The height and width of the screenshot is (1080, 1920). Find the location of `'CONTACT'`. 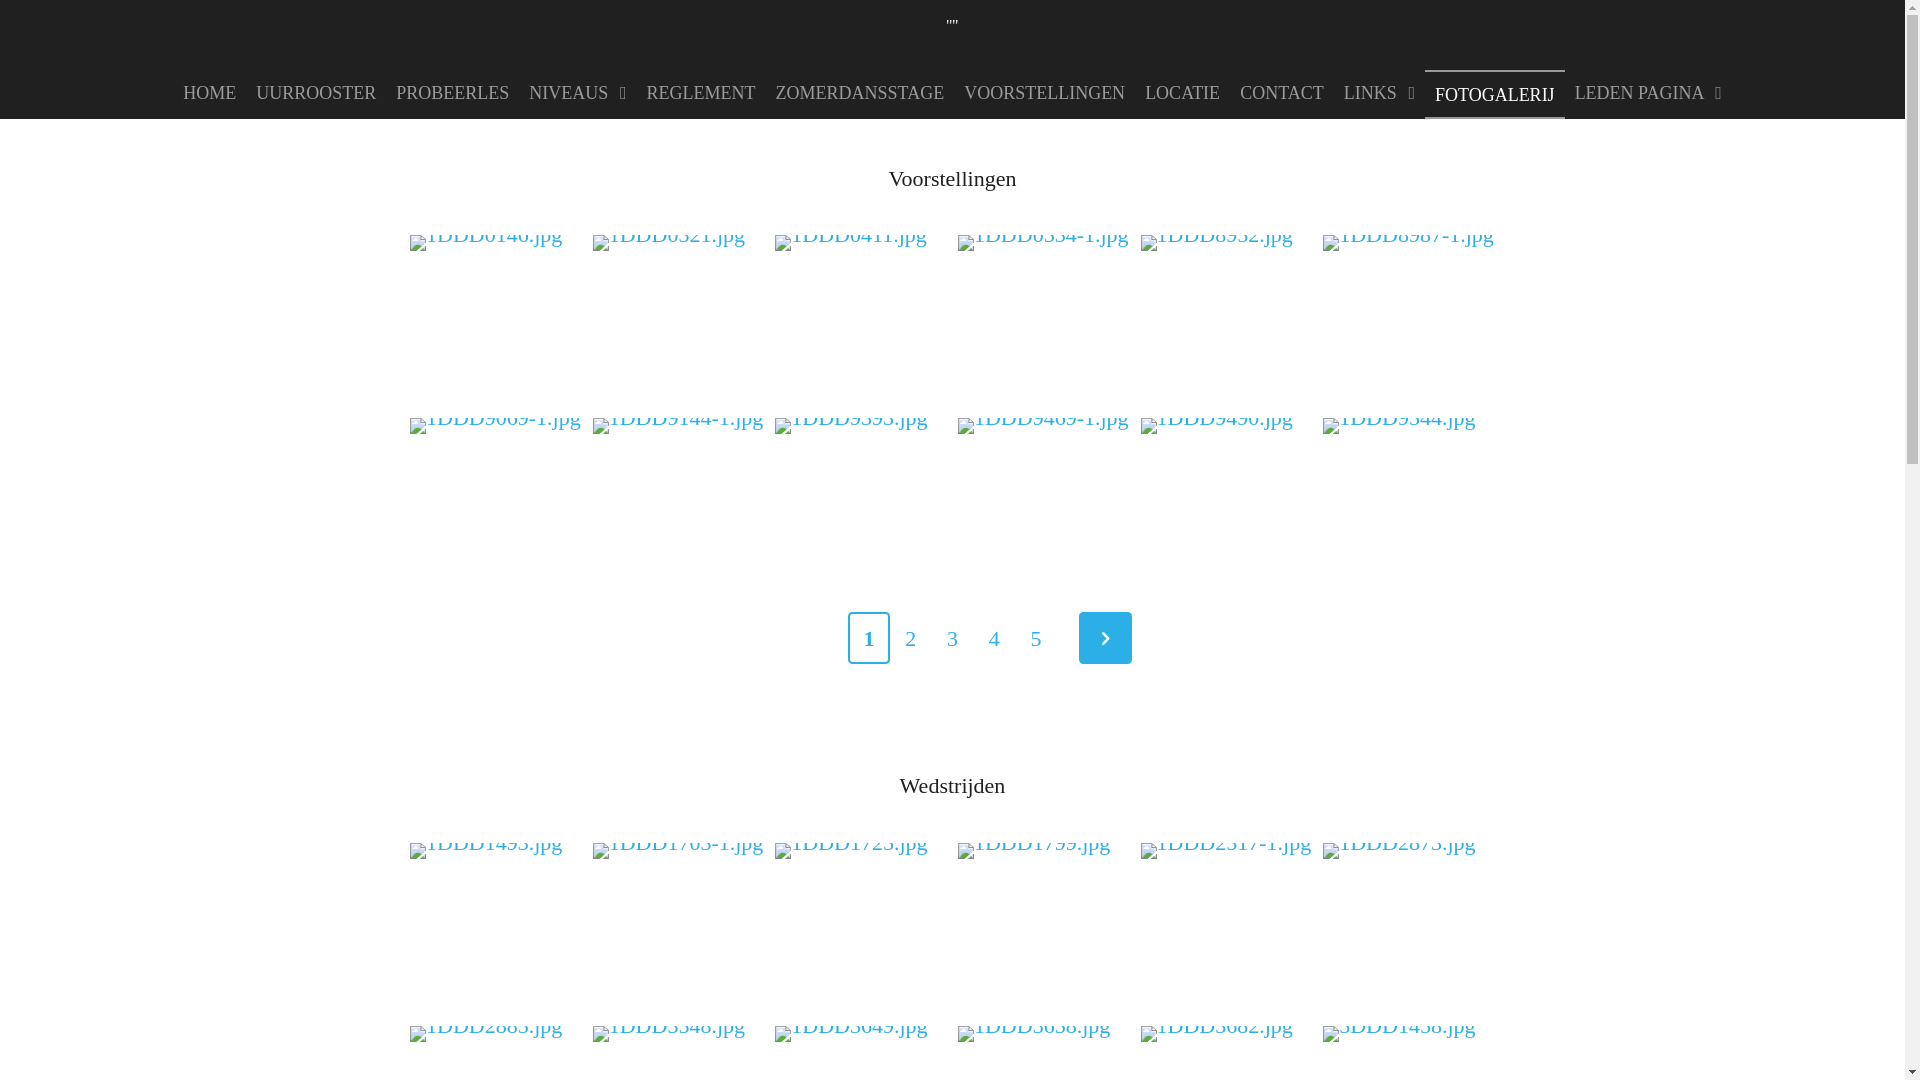

'CONTACT' is located at coordinates (1281, 92).